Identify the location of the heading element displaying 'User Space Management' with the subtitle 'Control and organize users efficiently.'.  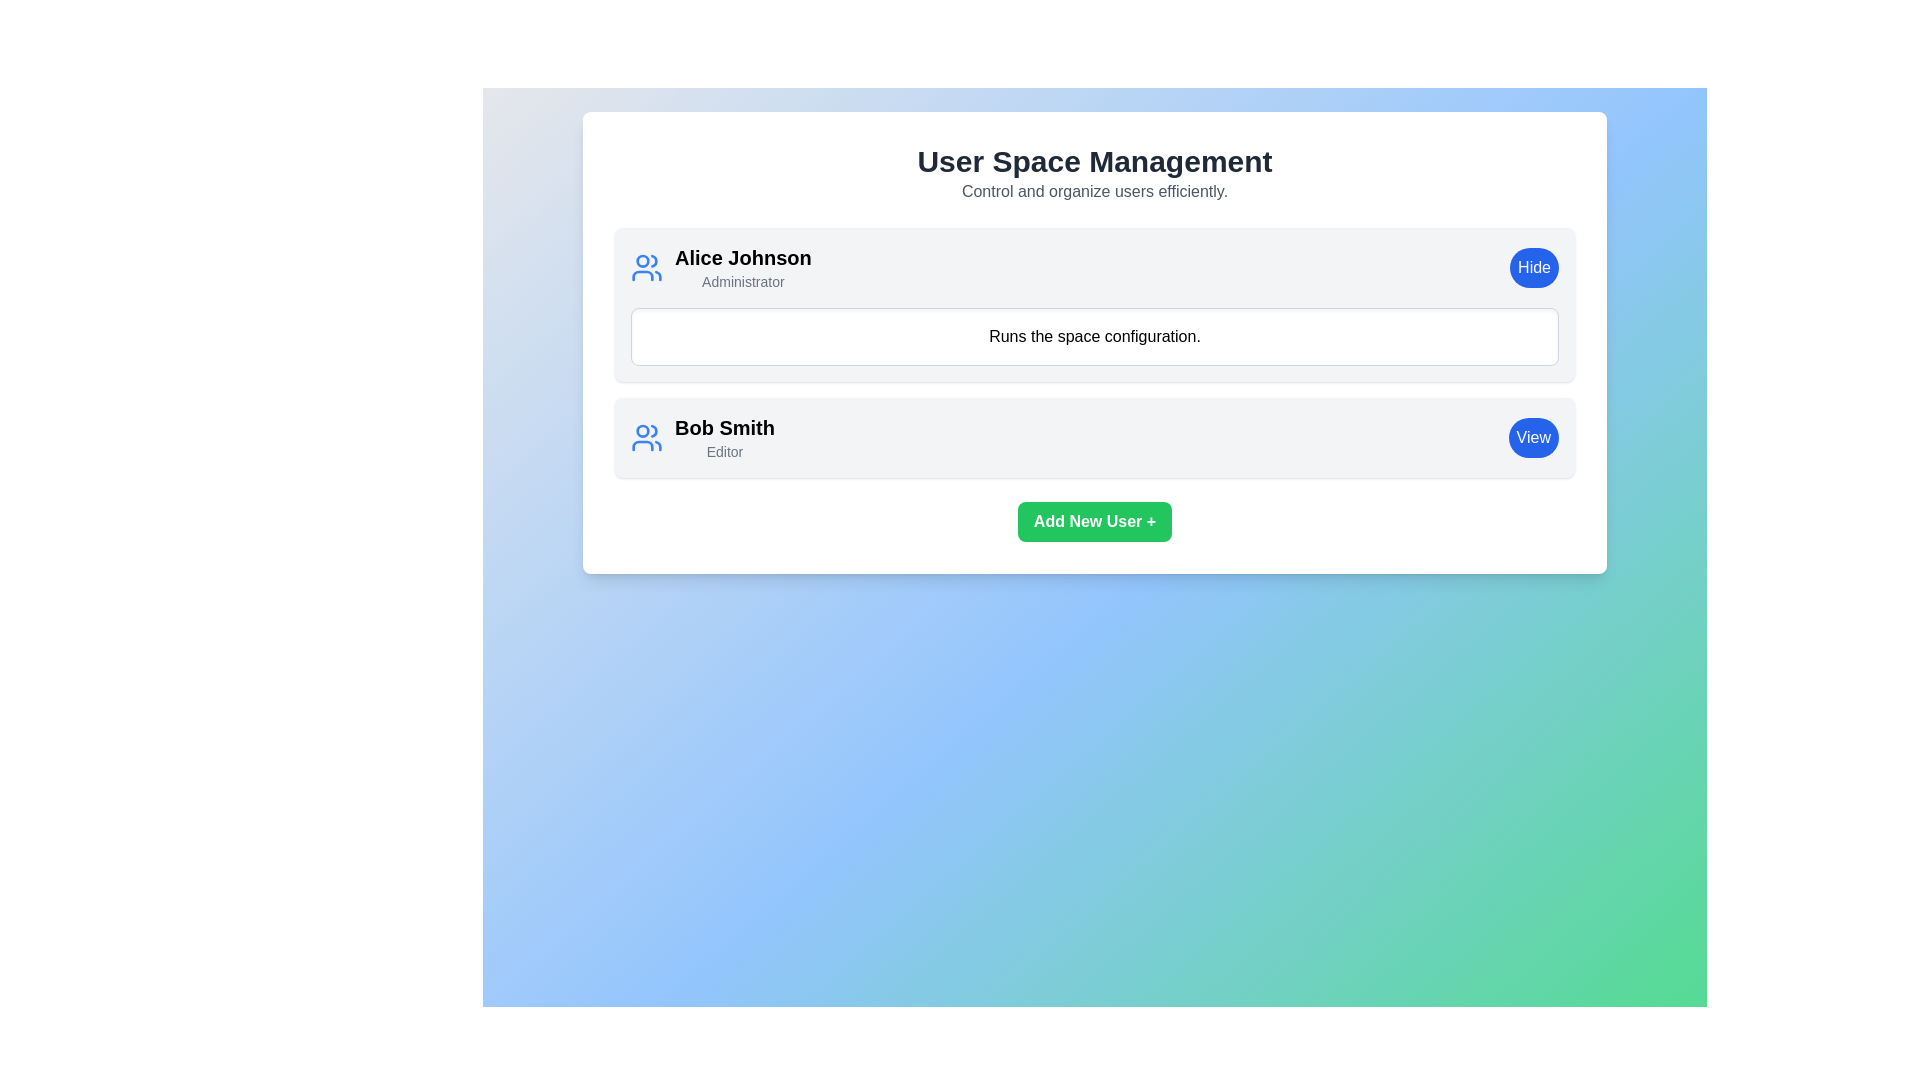
(1093, 172).